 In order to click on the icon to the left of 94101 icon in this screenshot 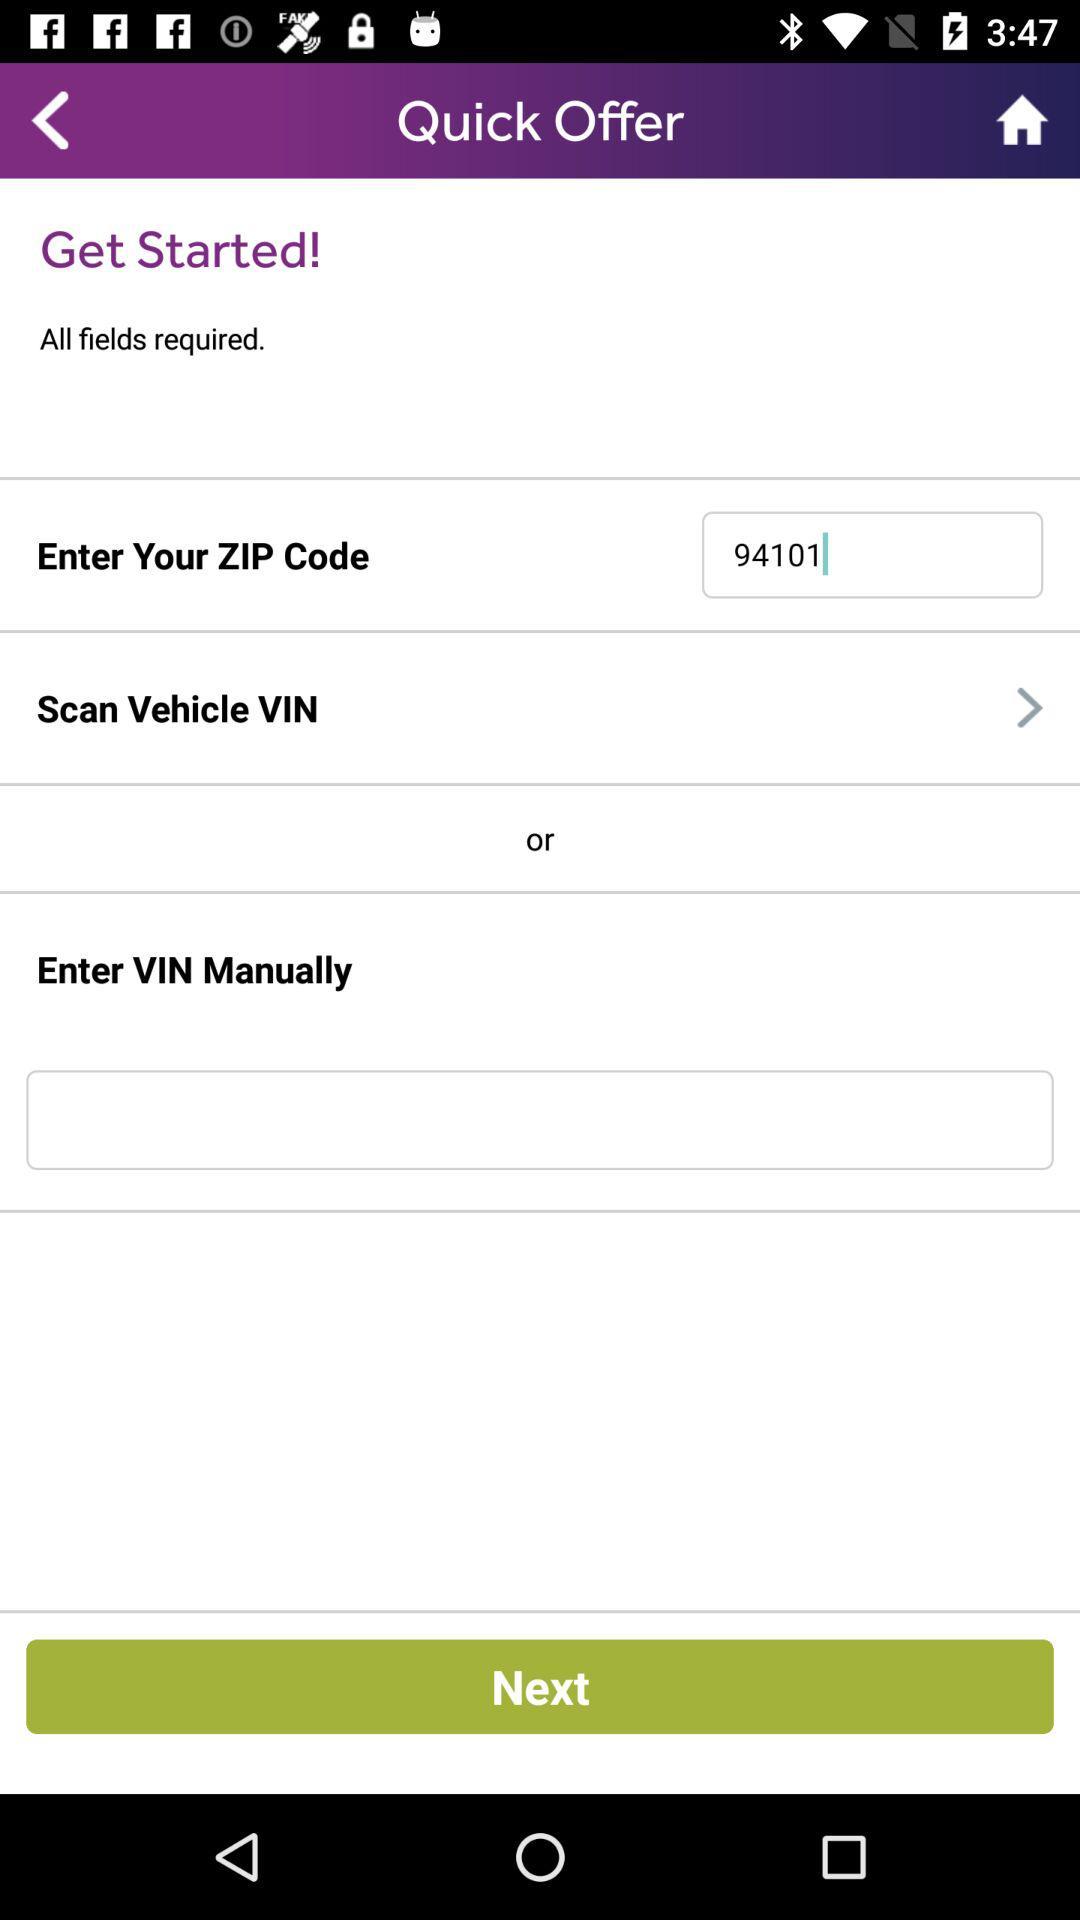, I will do `click(202, 555)`.